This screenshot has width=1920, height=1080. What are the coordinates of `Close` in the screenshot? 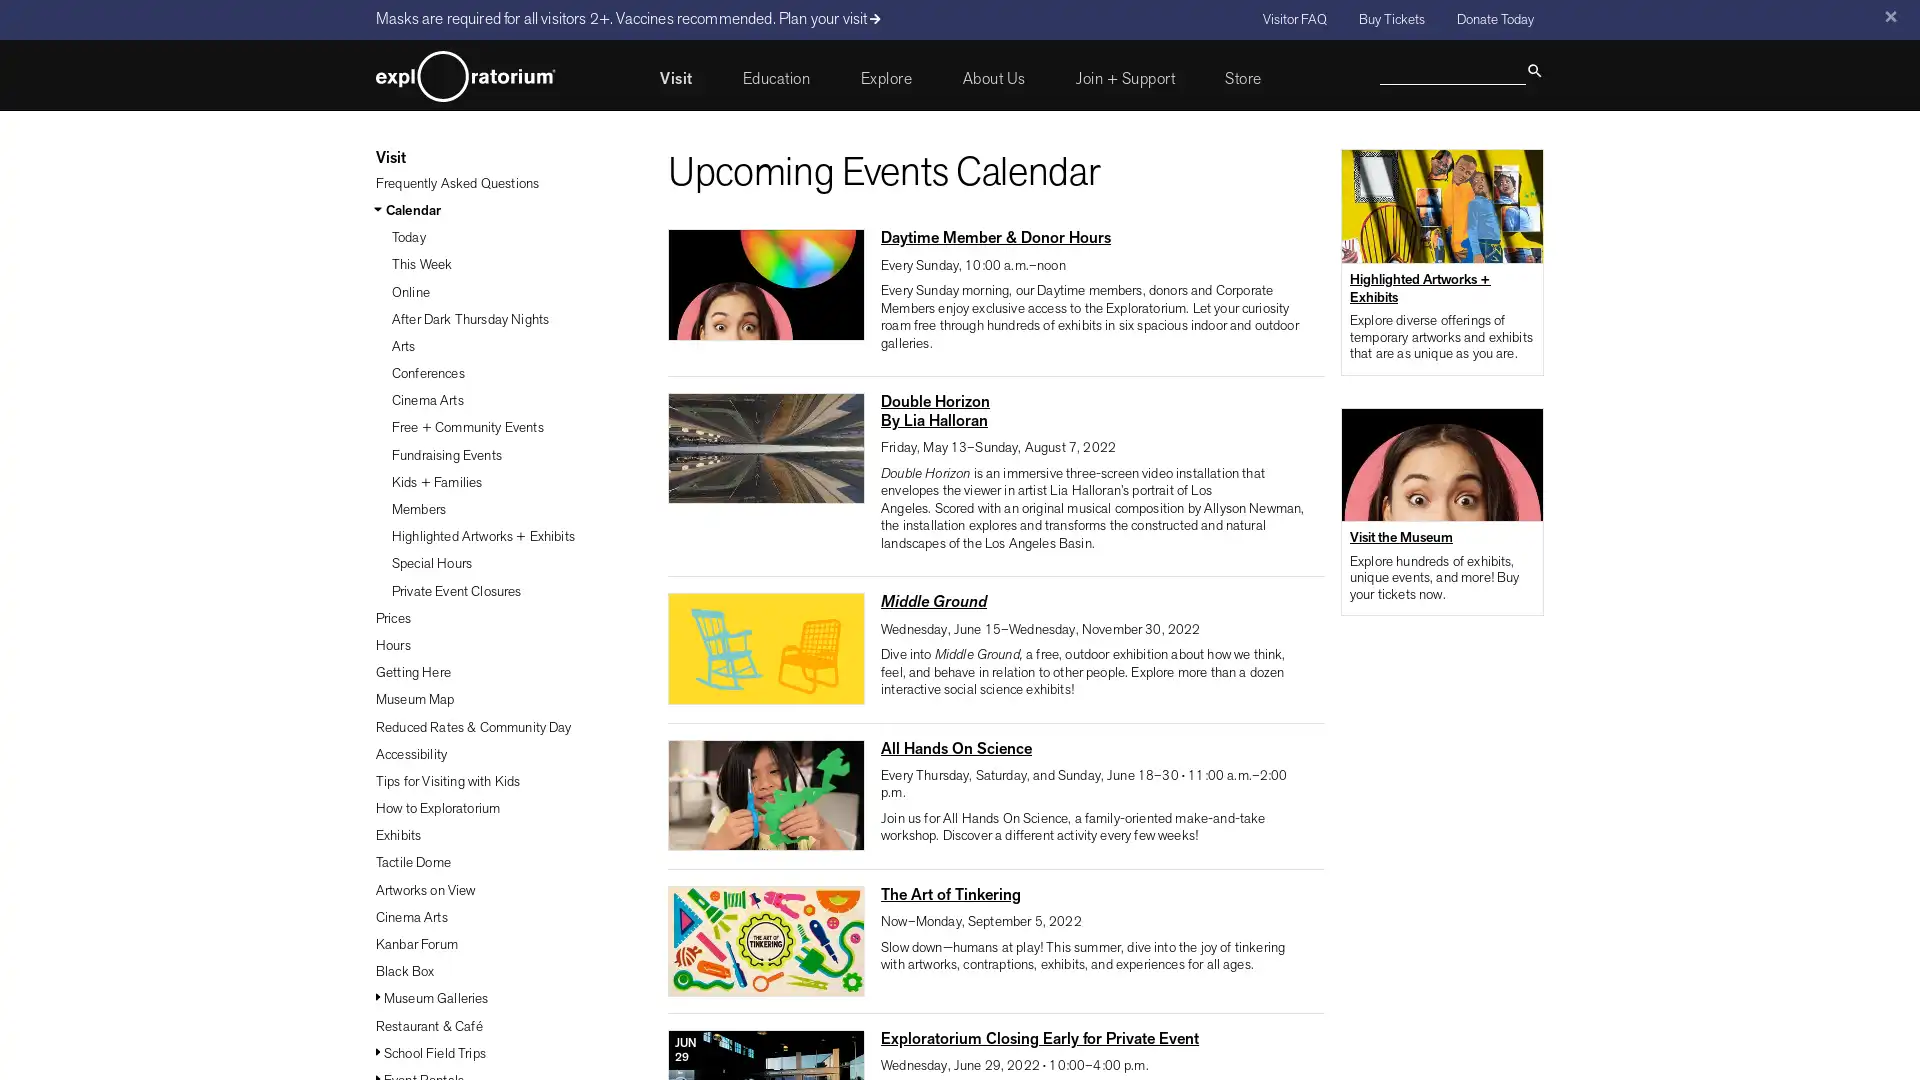 It's located at (1889, 16).